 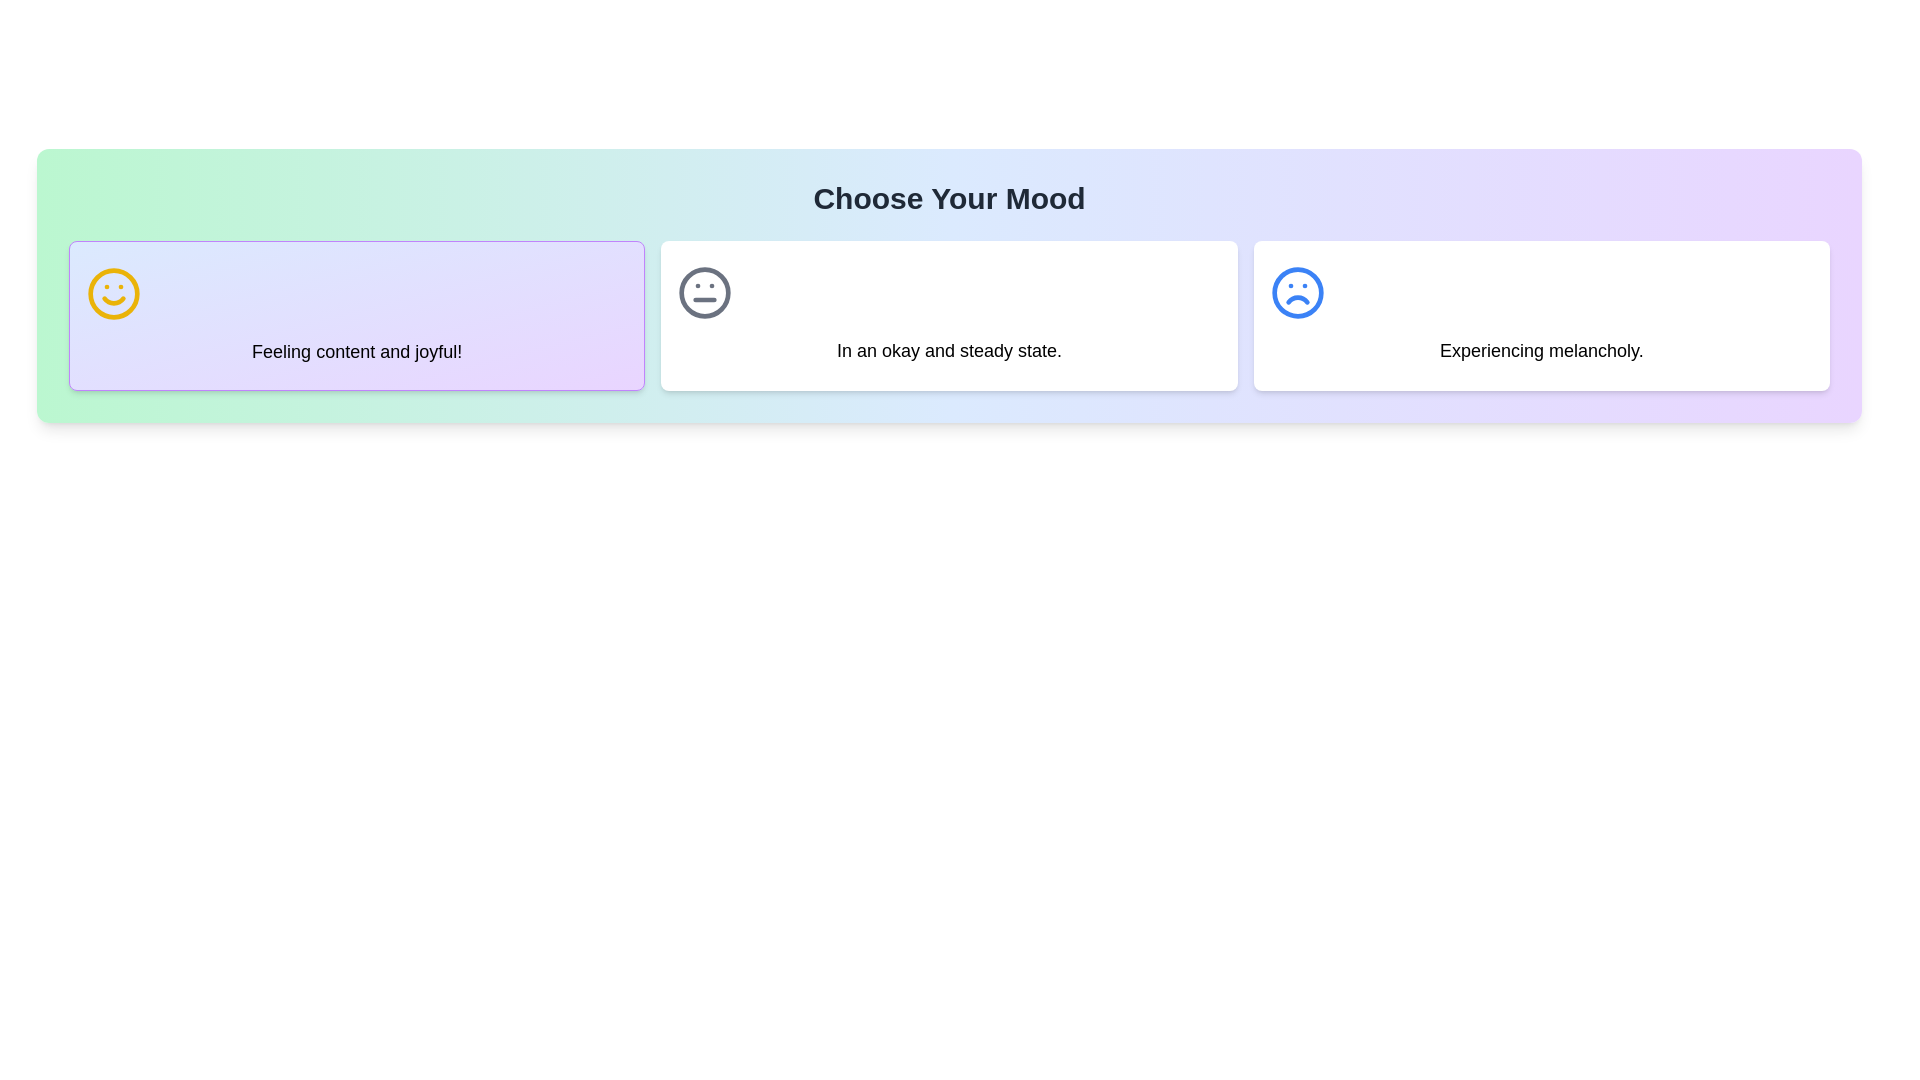 What do you see at coordinates (1297, 293) in the screenshot?
I see `Circle (SVG graphic element) that represents the 'Experiencing melancholy' mood choice in the rightmost panel of the mood options` at bounding box center [1297, 293].